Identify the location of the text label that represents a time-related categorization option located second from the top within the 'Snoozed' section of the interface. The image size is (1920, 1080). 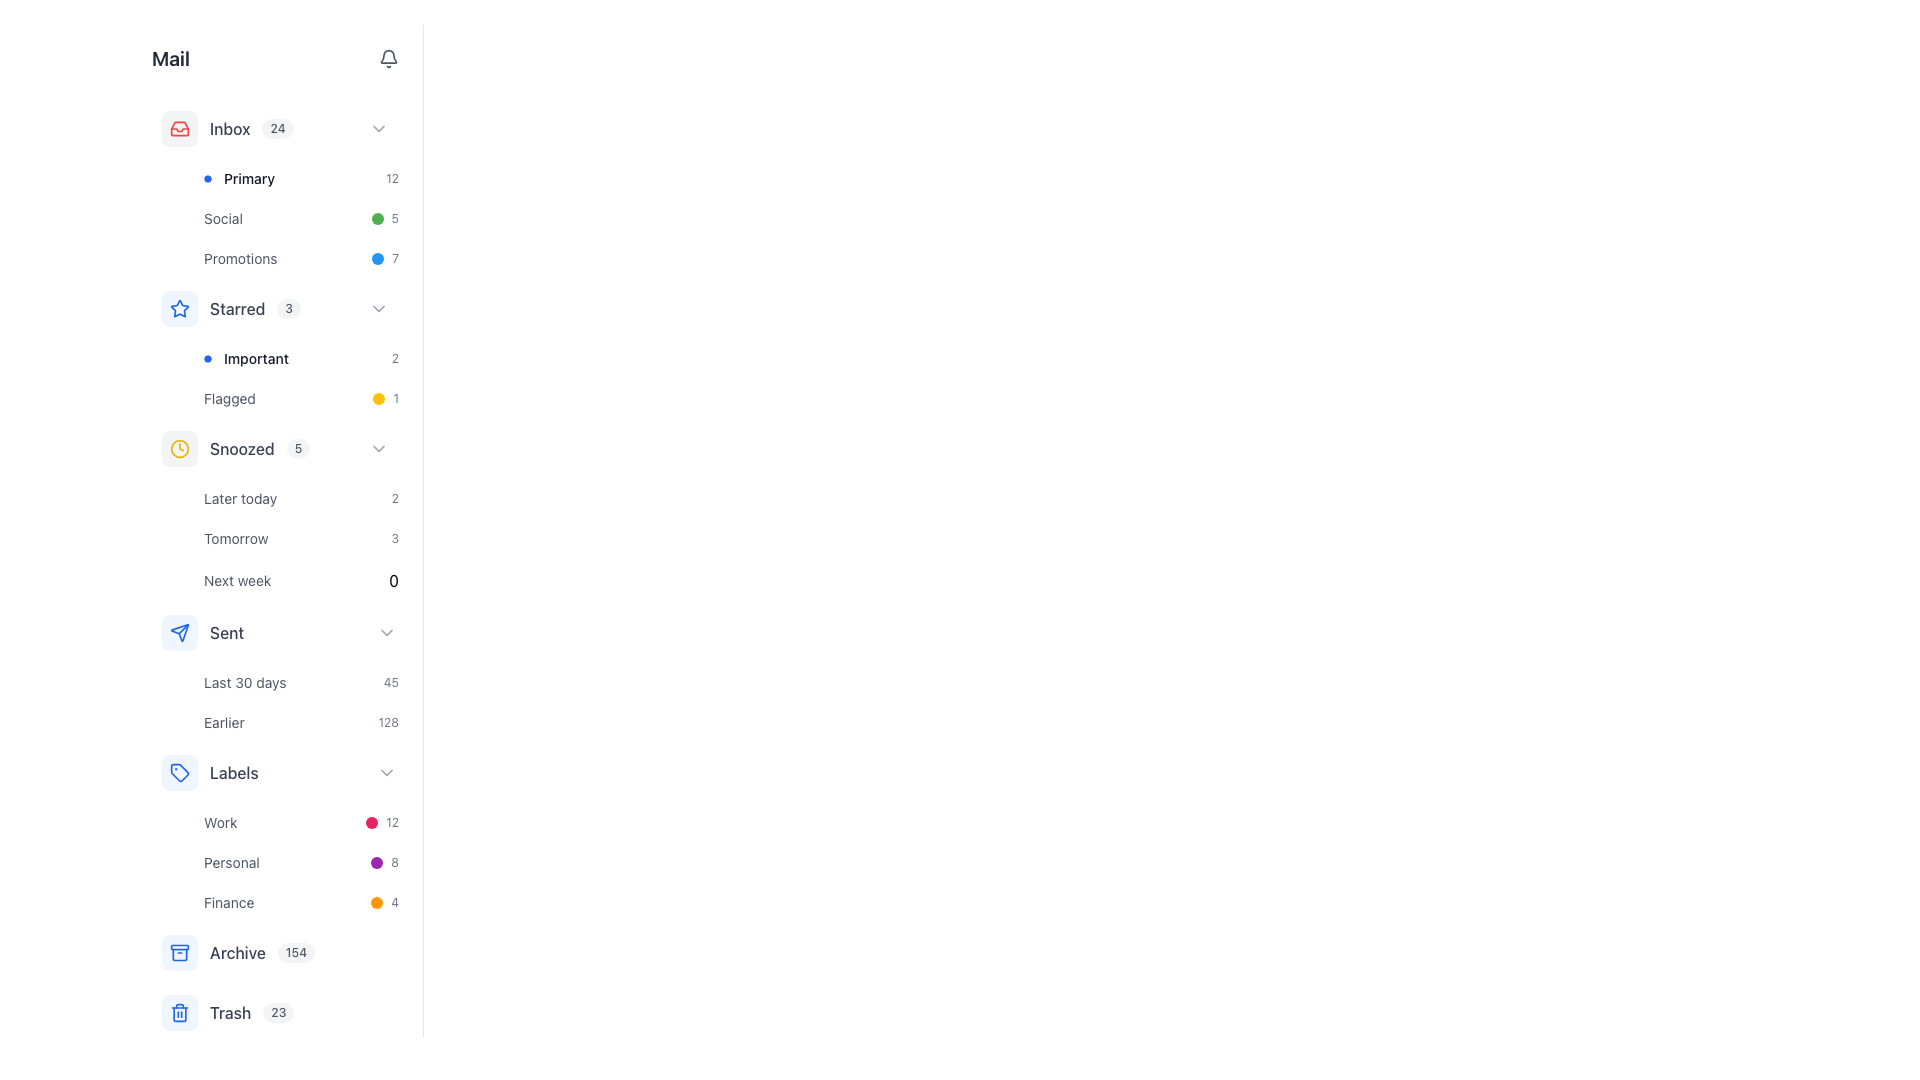
(240, 497).